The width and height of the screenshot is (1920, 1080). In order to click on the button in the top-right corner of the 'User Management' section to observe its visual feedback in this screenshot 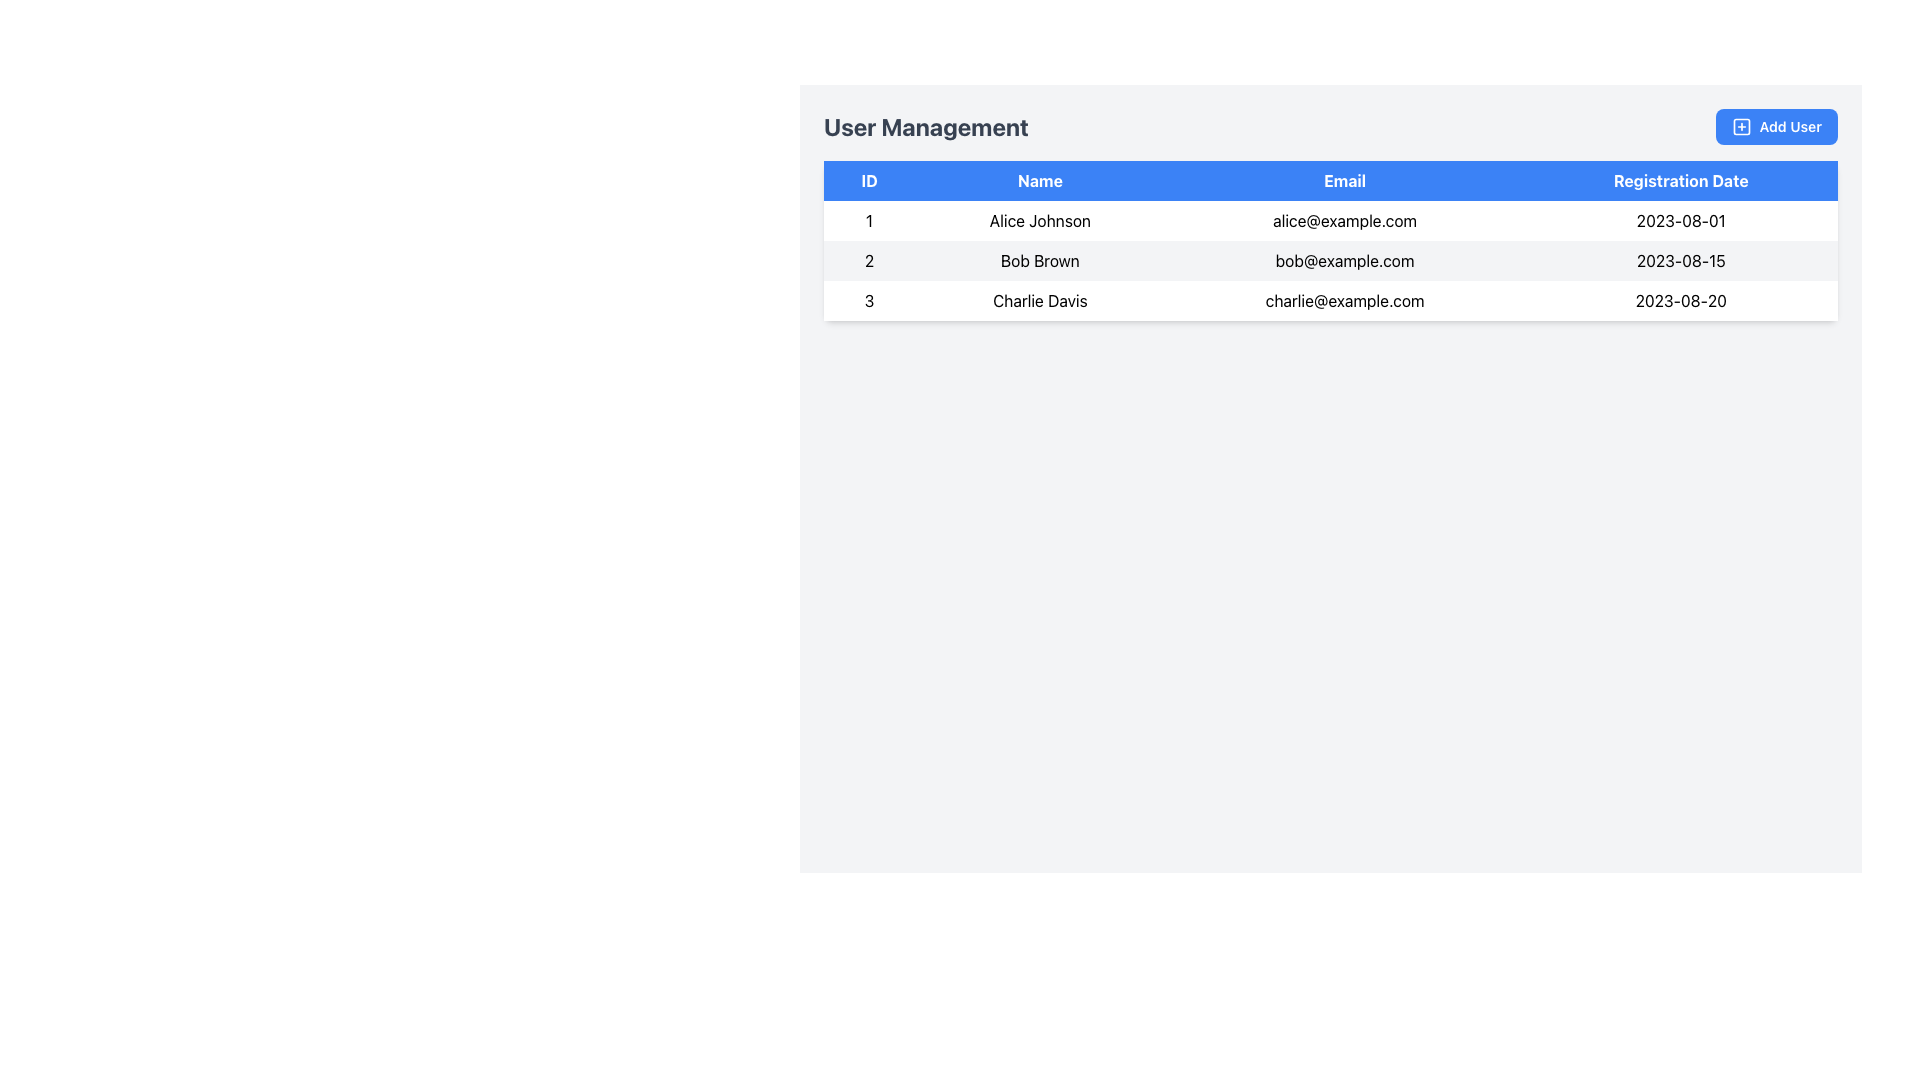, I will do `click(1776, 127)`.